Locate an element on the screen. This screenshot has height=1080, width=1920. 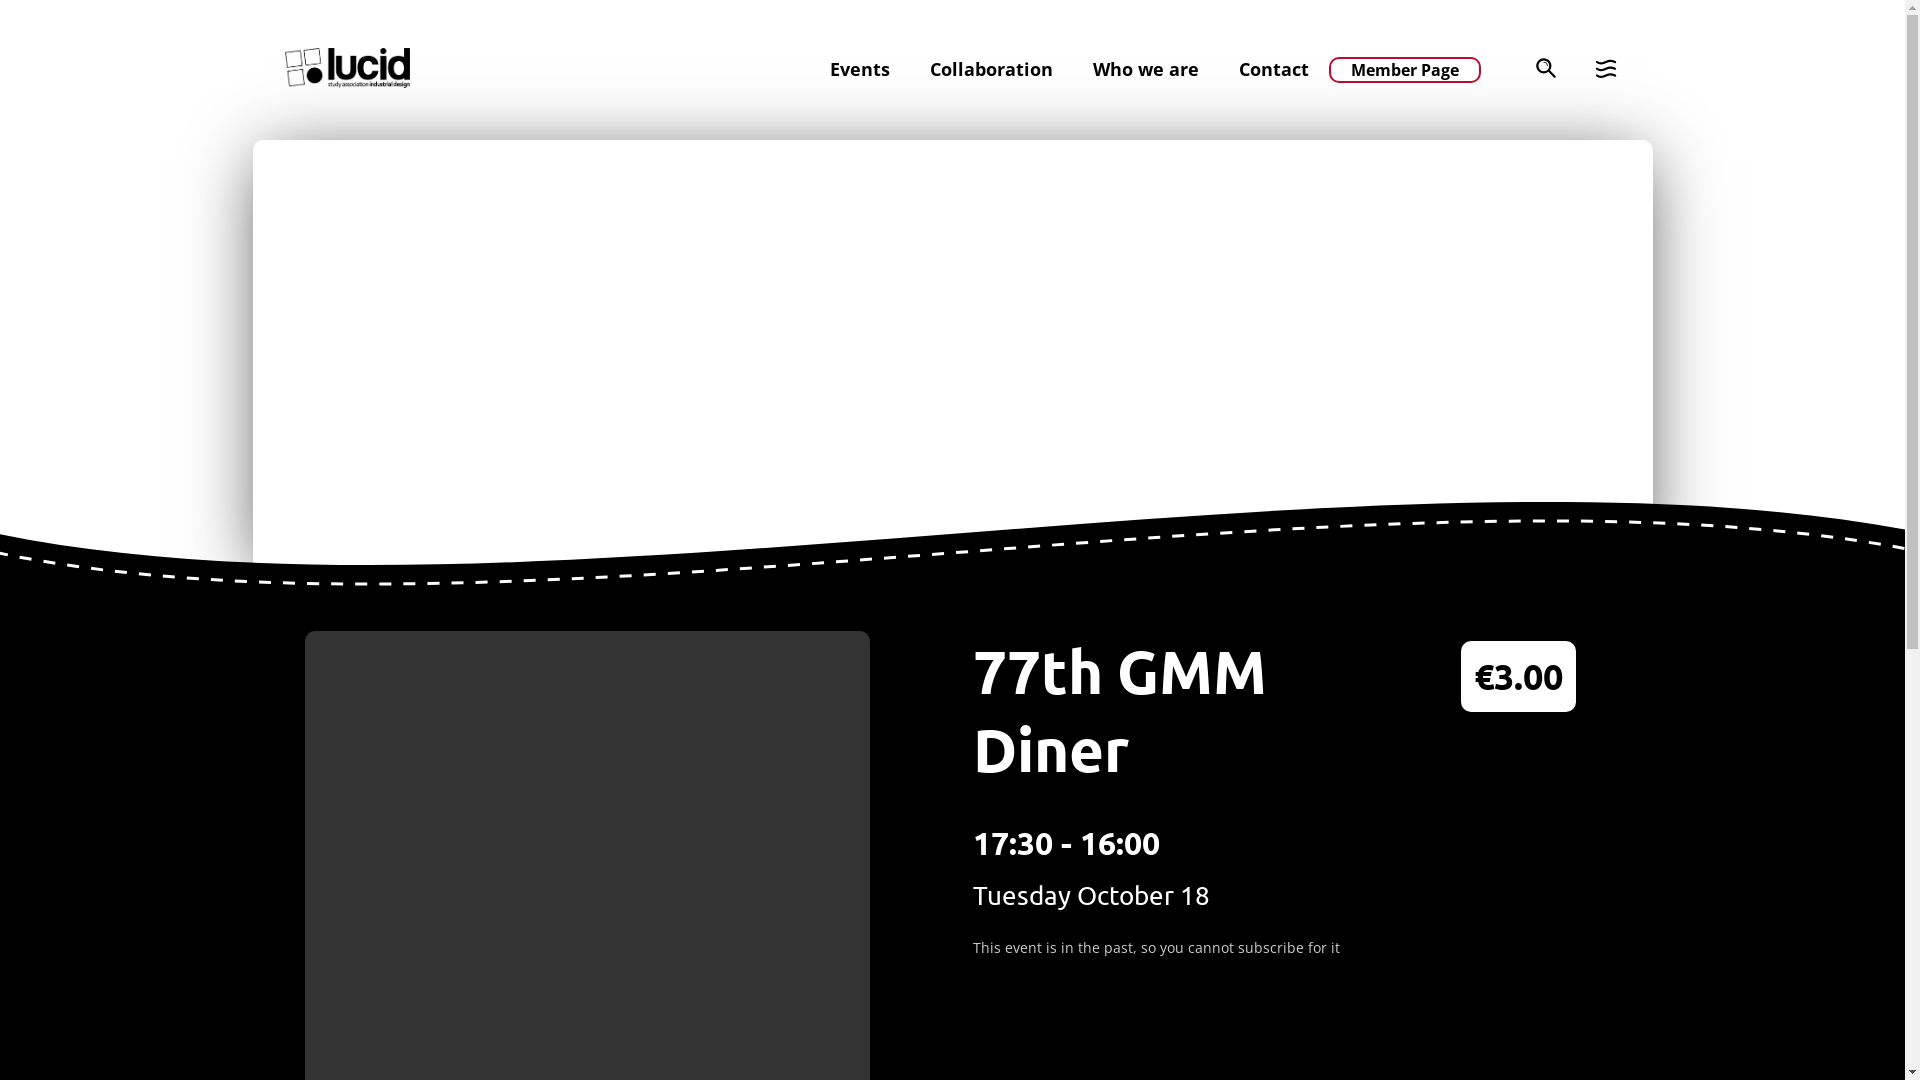
'Events' is located at coordinates (830, 68).